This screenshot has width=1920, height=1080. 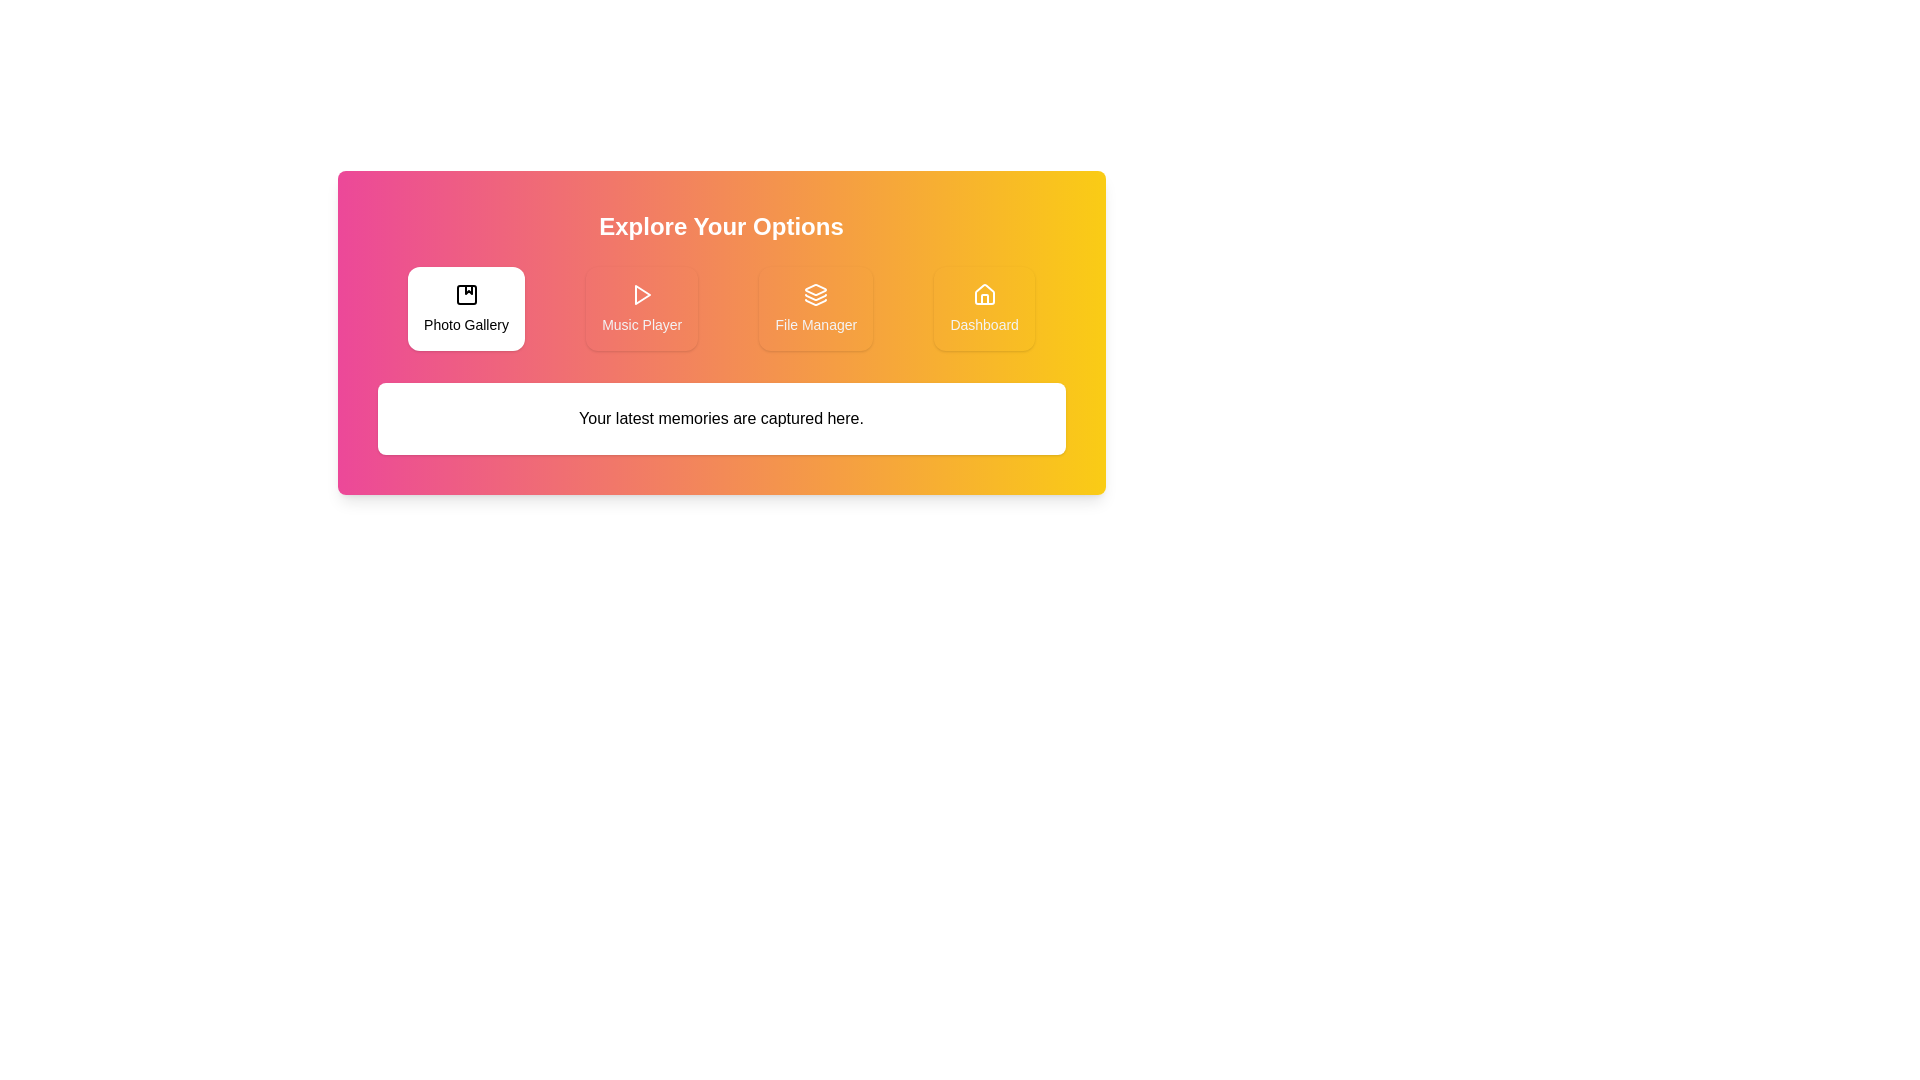 I want to click on text label displaying 'Dashboard' which is in a small gray font against a yellow background, located below the icon in the fourth interactive option, so click(x=984, y=323).